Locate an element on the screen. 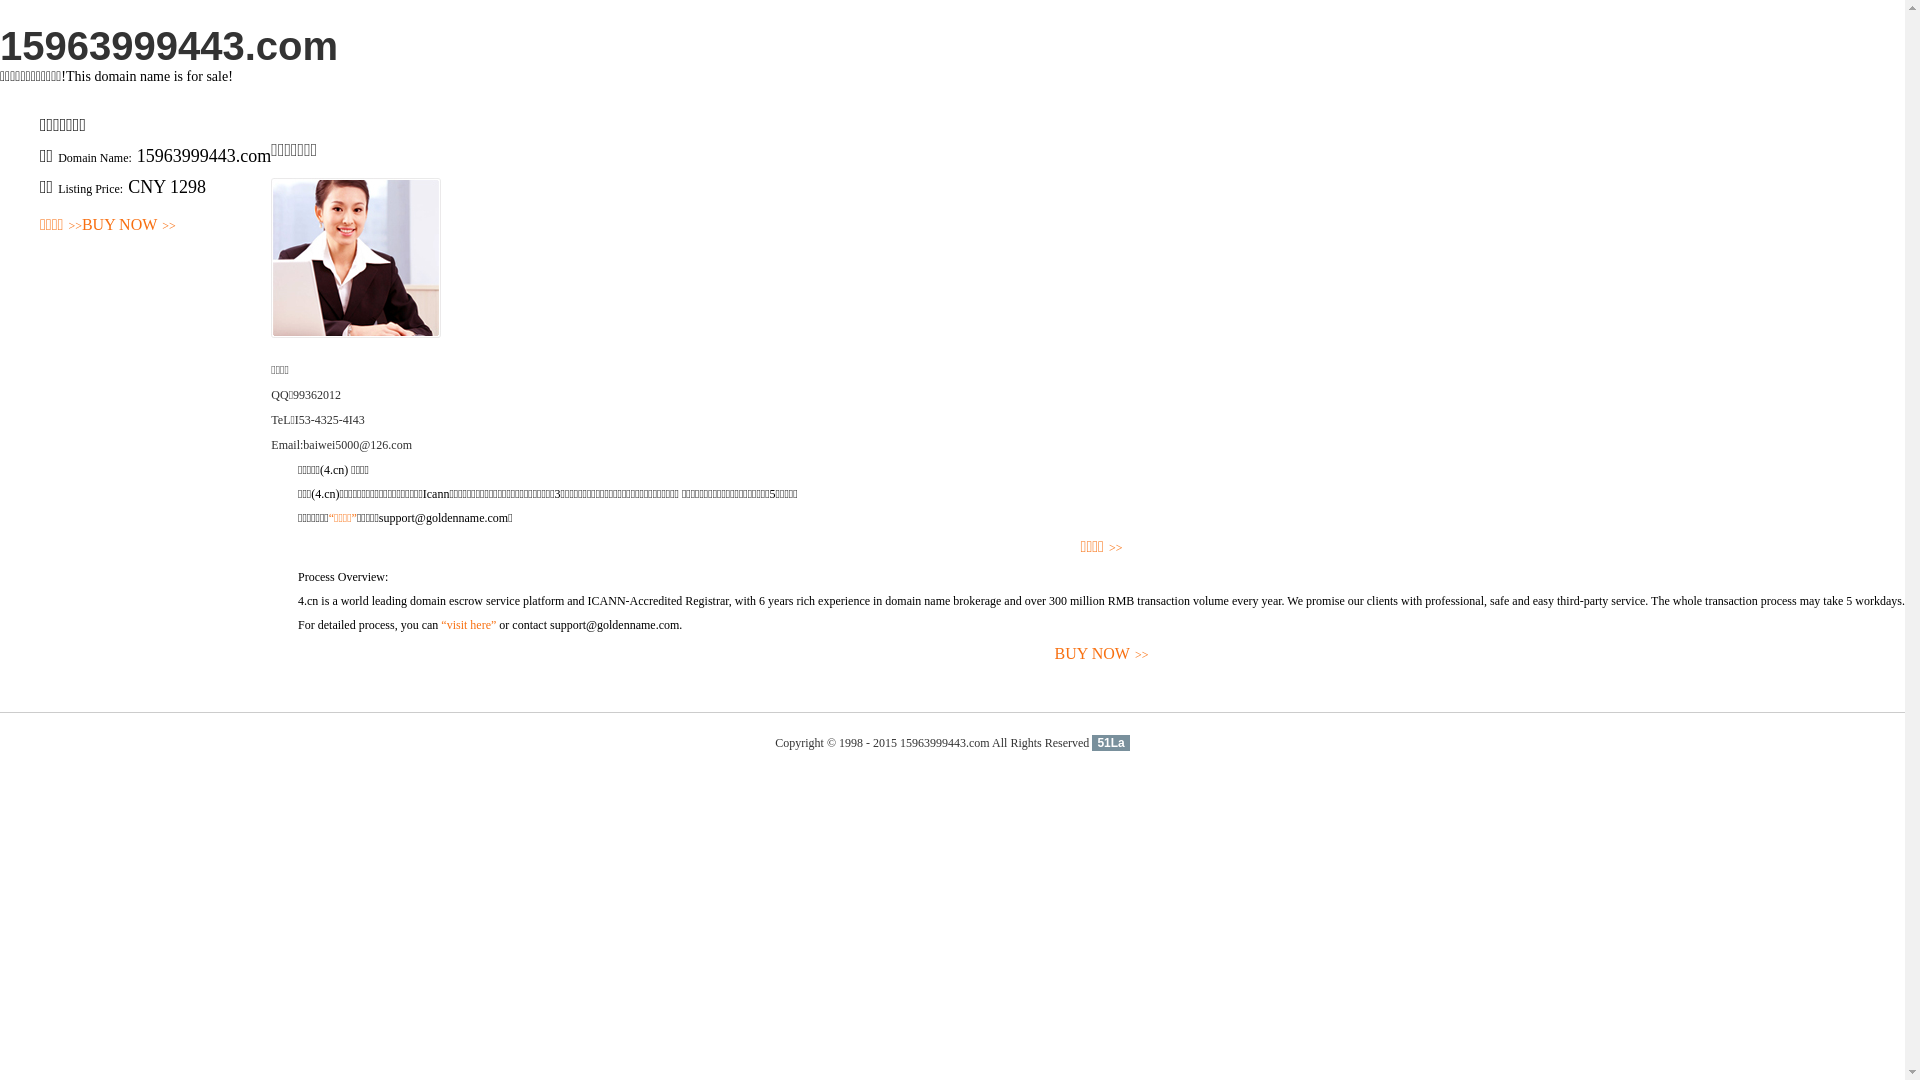 Image resolution: width=1920 pixels, height=1080 pixels. 'BUY NOW>>' is located at coordinates (128, 225).